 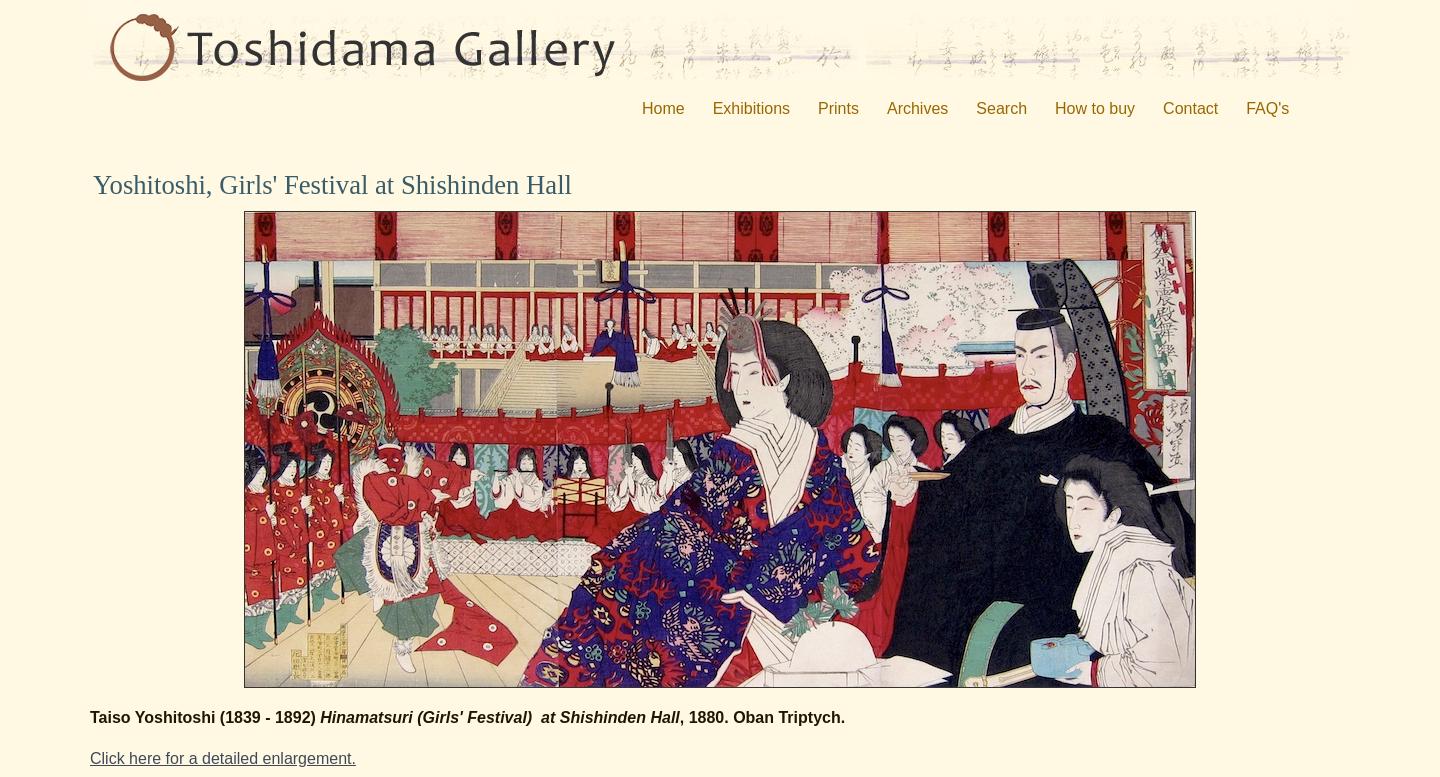 What do you see at coordinates (93, 184) in the screenshot?
I see `'Yoshitoshi, Girls' Festival at Shishinden Hall'` at bounding box center [93, 184].